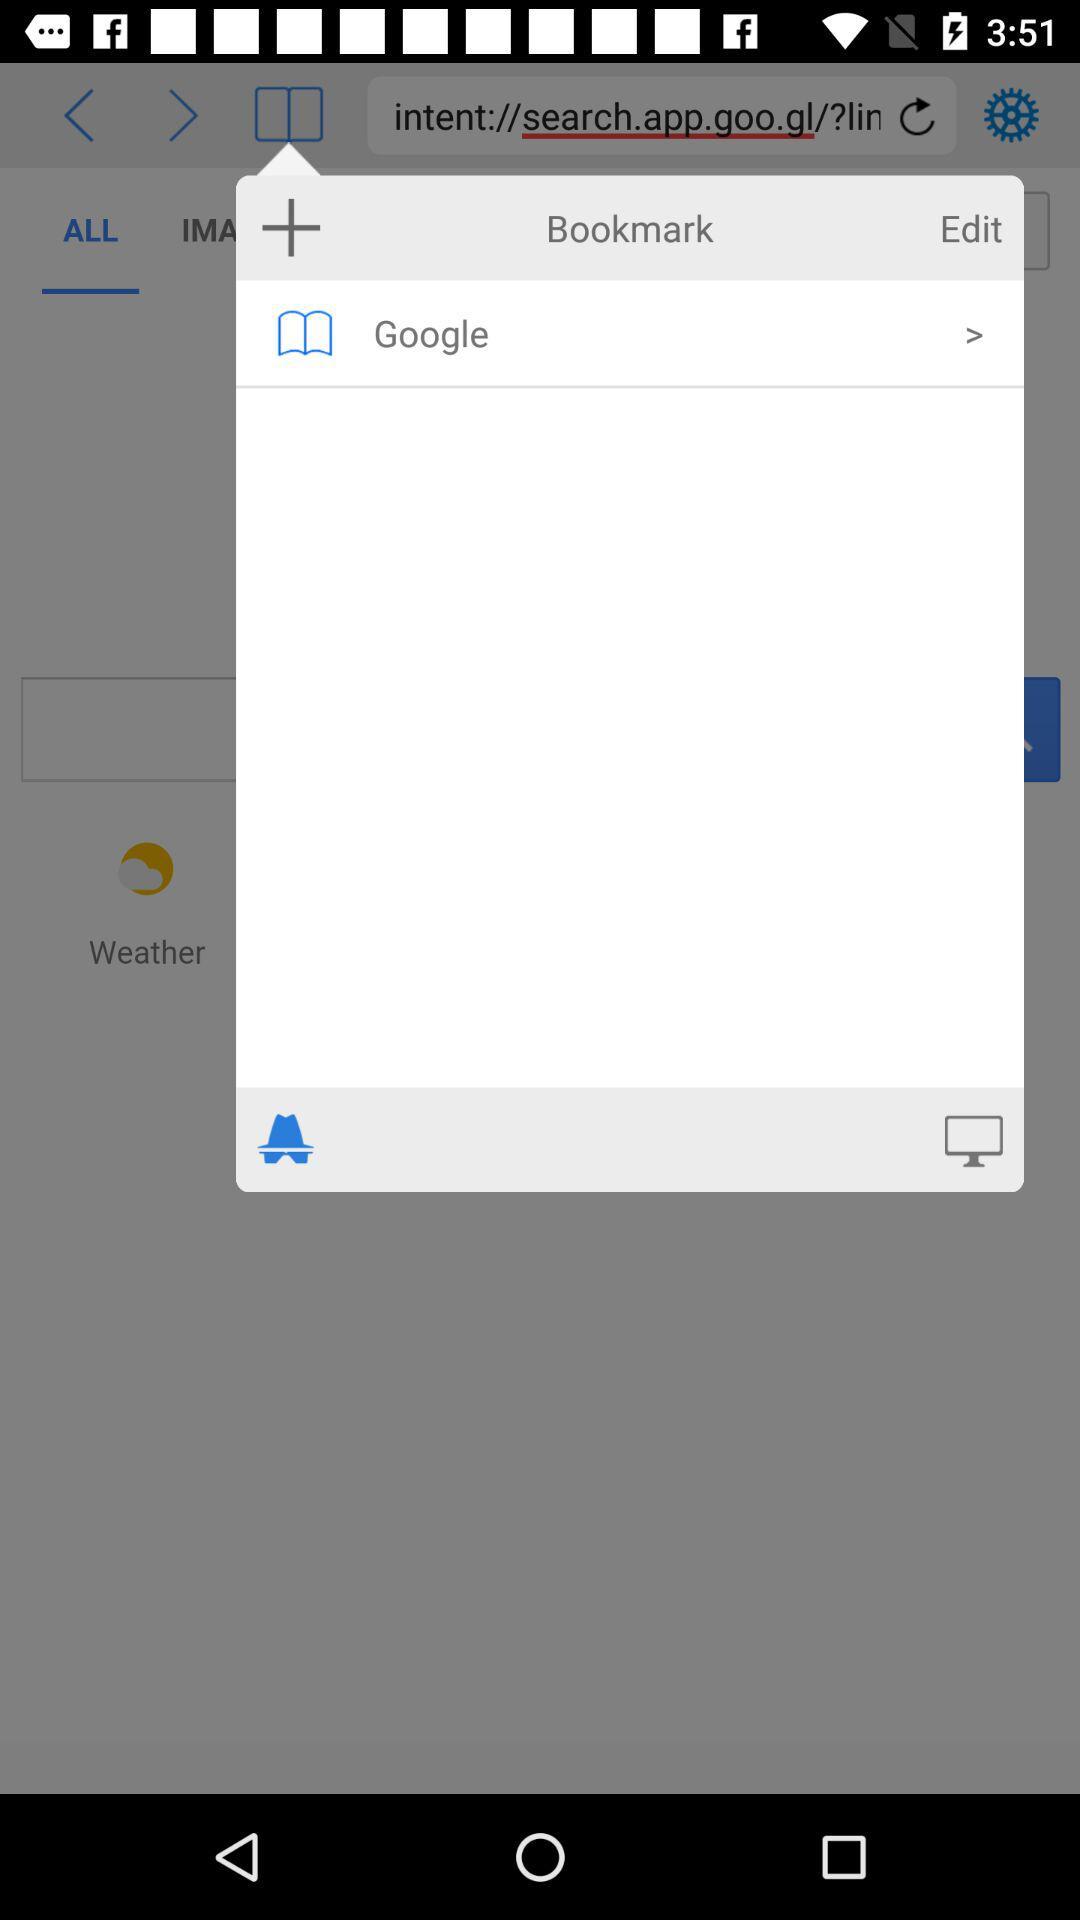 This screenshot has height=1920, width=1080. What do you see at coordinates (973, 332) in the screenshot?
I see `the icon to the right of the google item` at bounding box center [973, 332].